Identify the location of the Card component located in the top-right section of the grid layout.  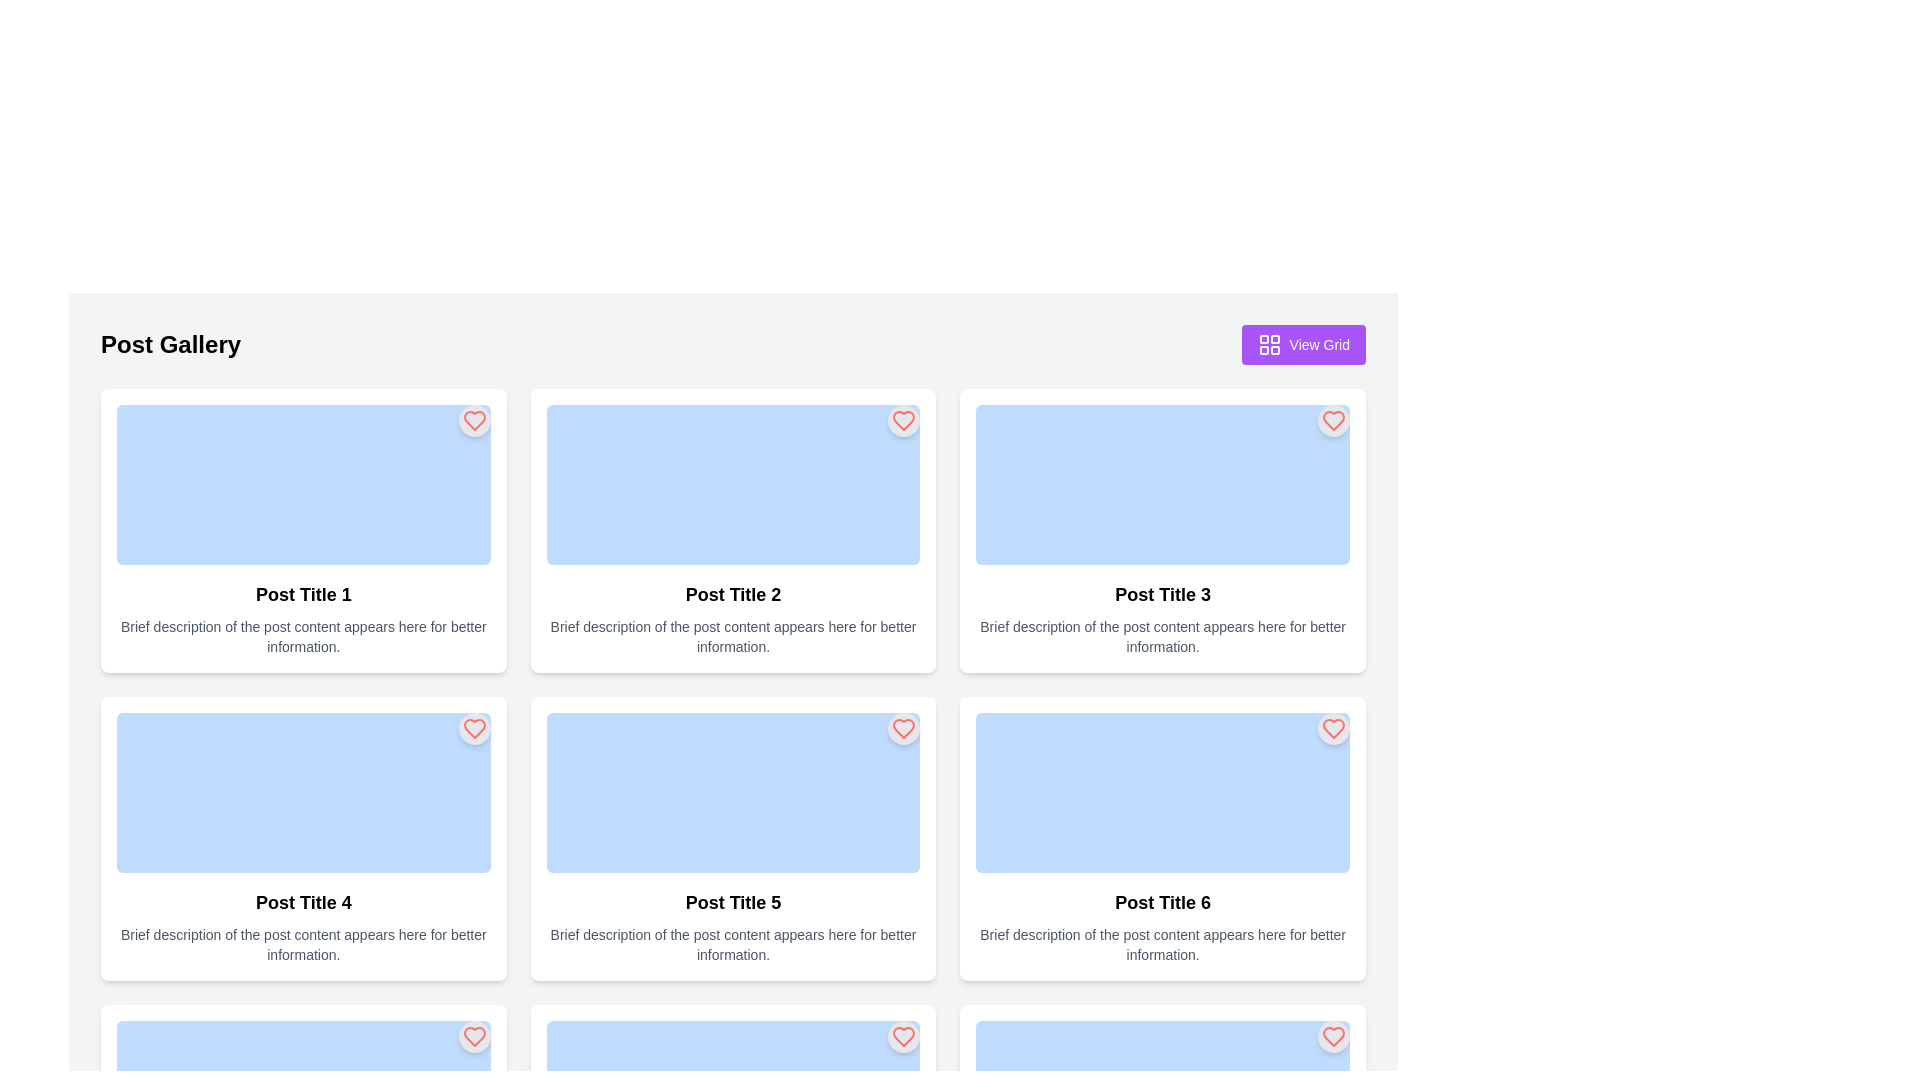
(1163, 530).